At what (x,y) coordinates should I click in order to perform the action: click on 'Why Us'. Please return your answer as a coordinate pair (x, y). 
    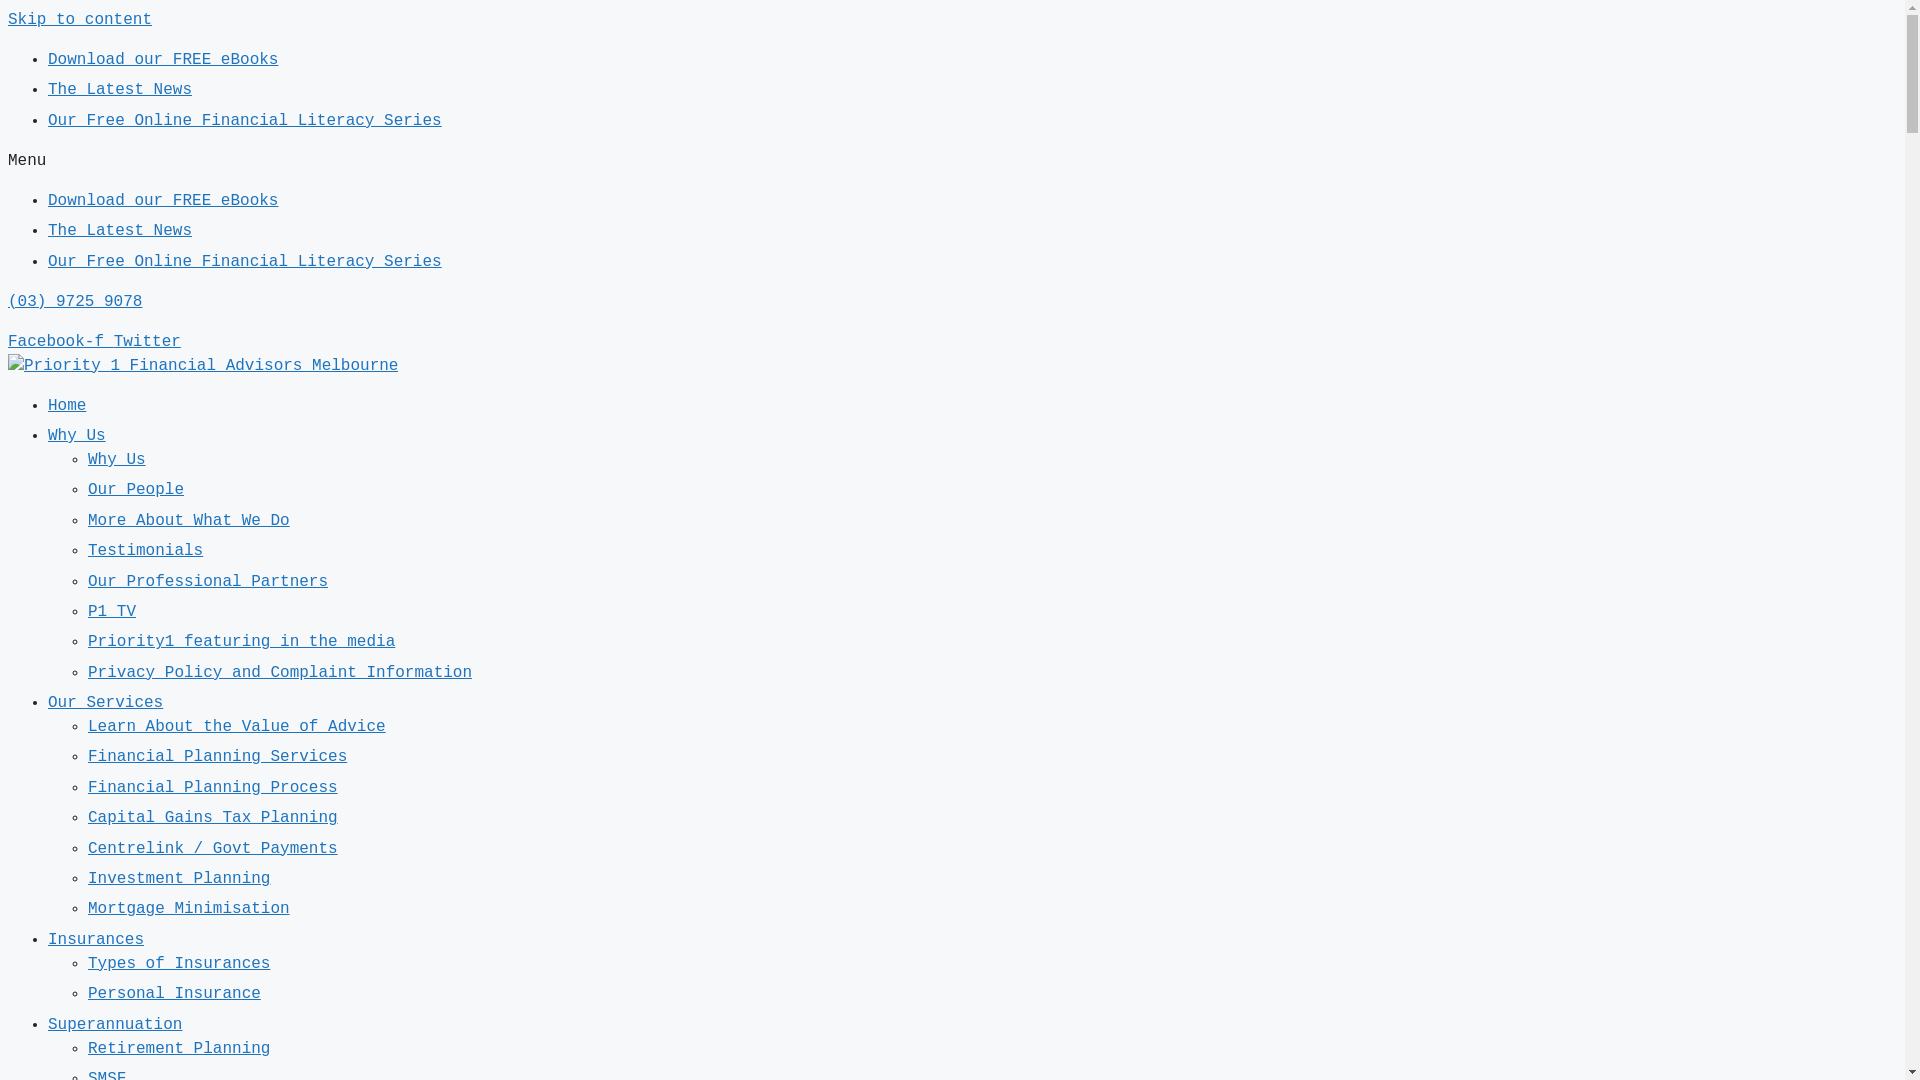
    Looking at the image, I should click on (115, 459).